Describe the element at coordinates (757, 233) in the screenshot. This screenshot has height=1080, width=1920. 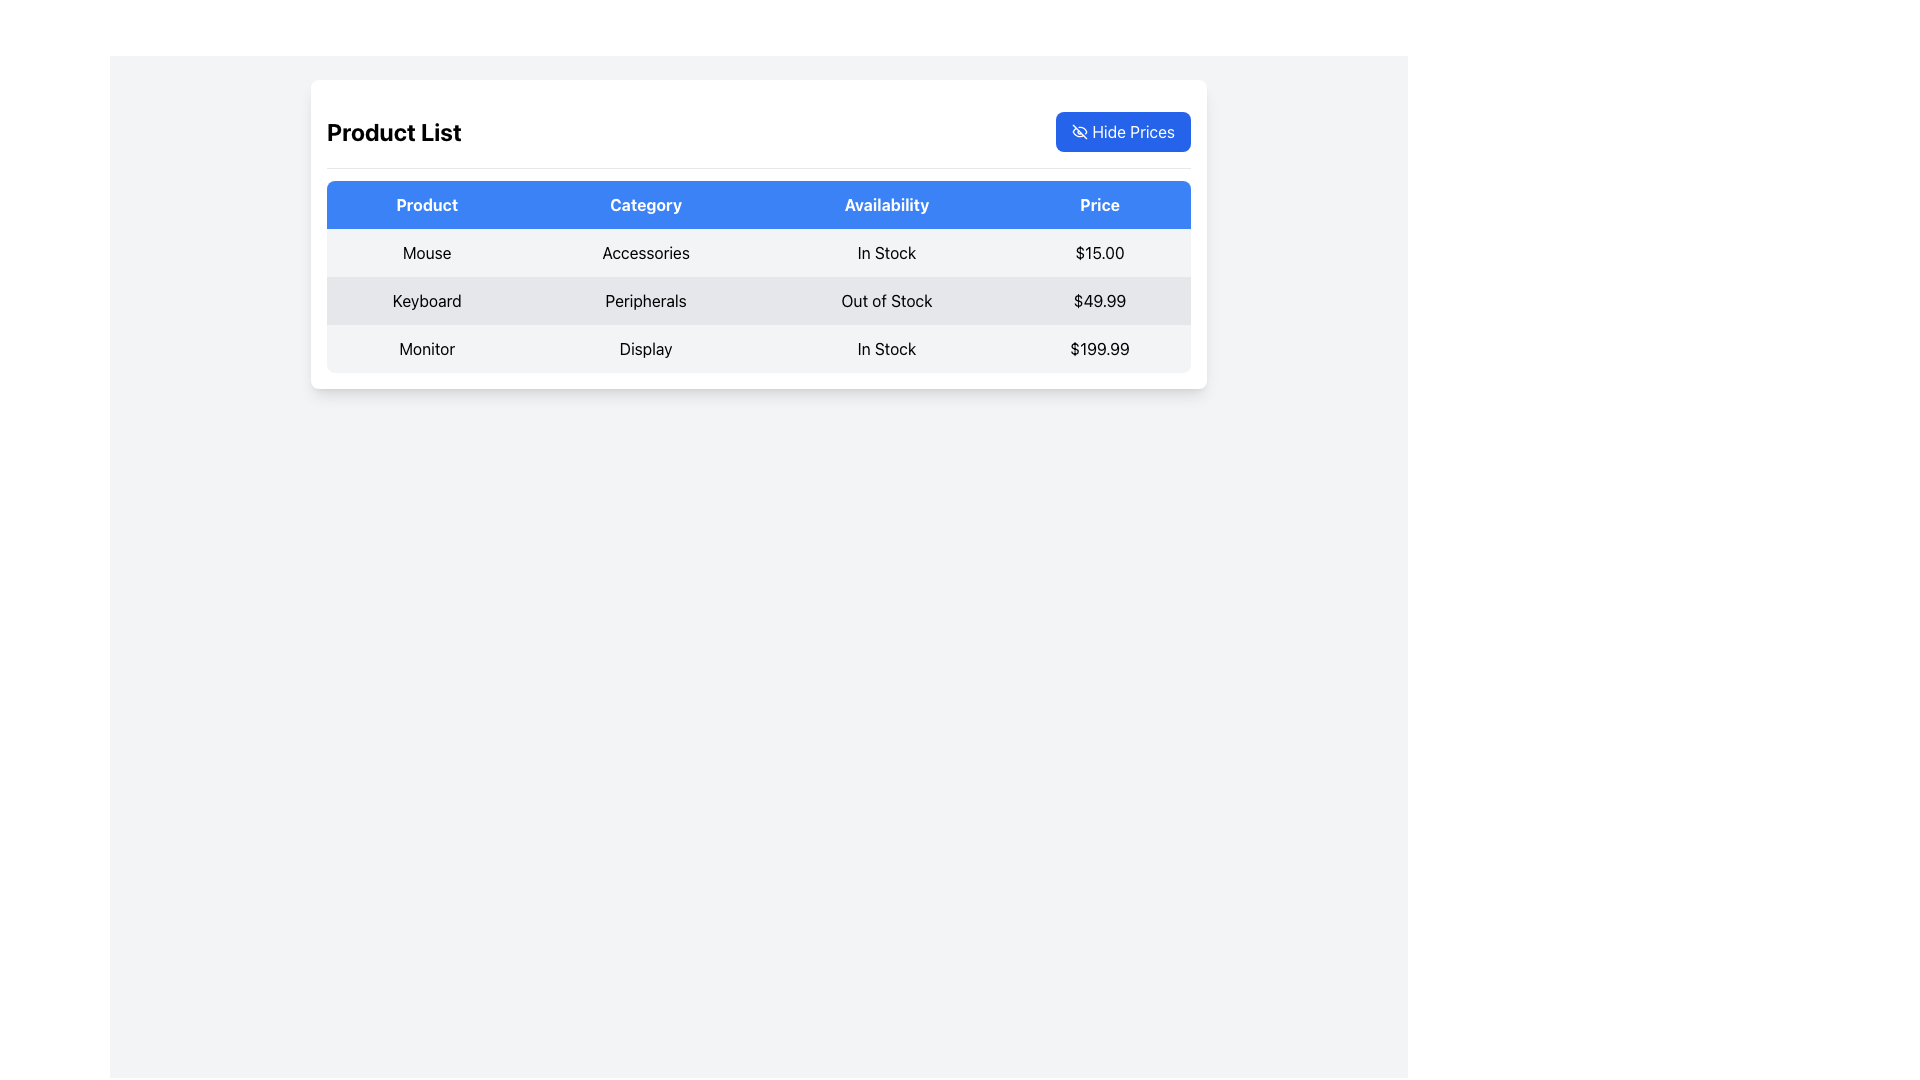
I see `the data table row located at the center coordinates to interact with the product information` at that location.